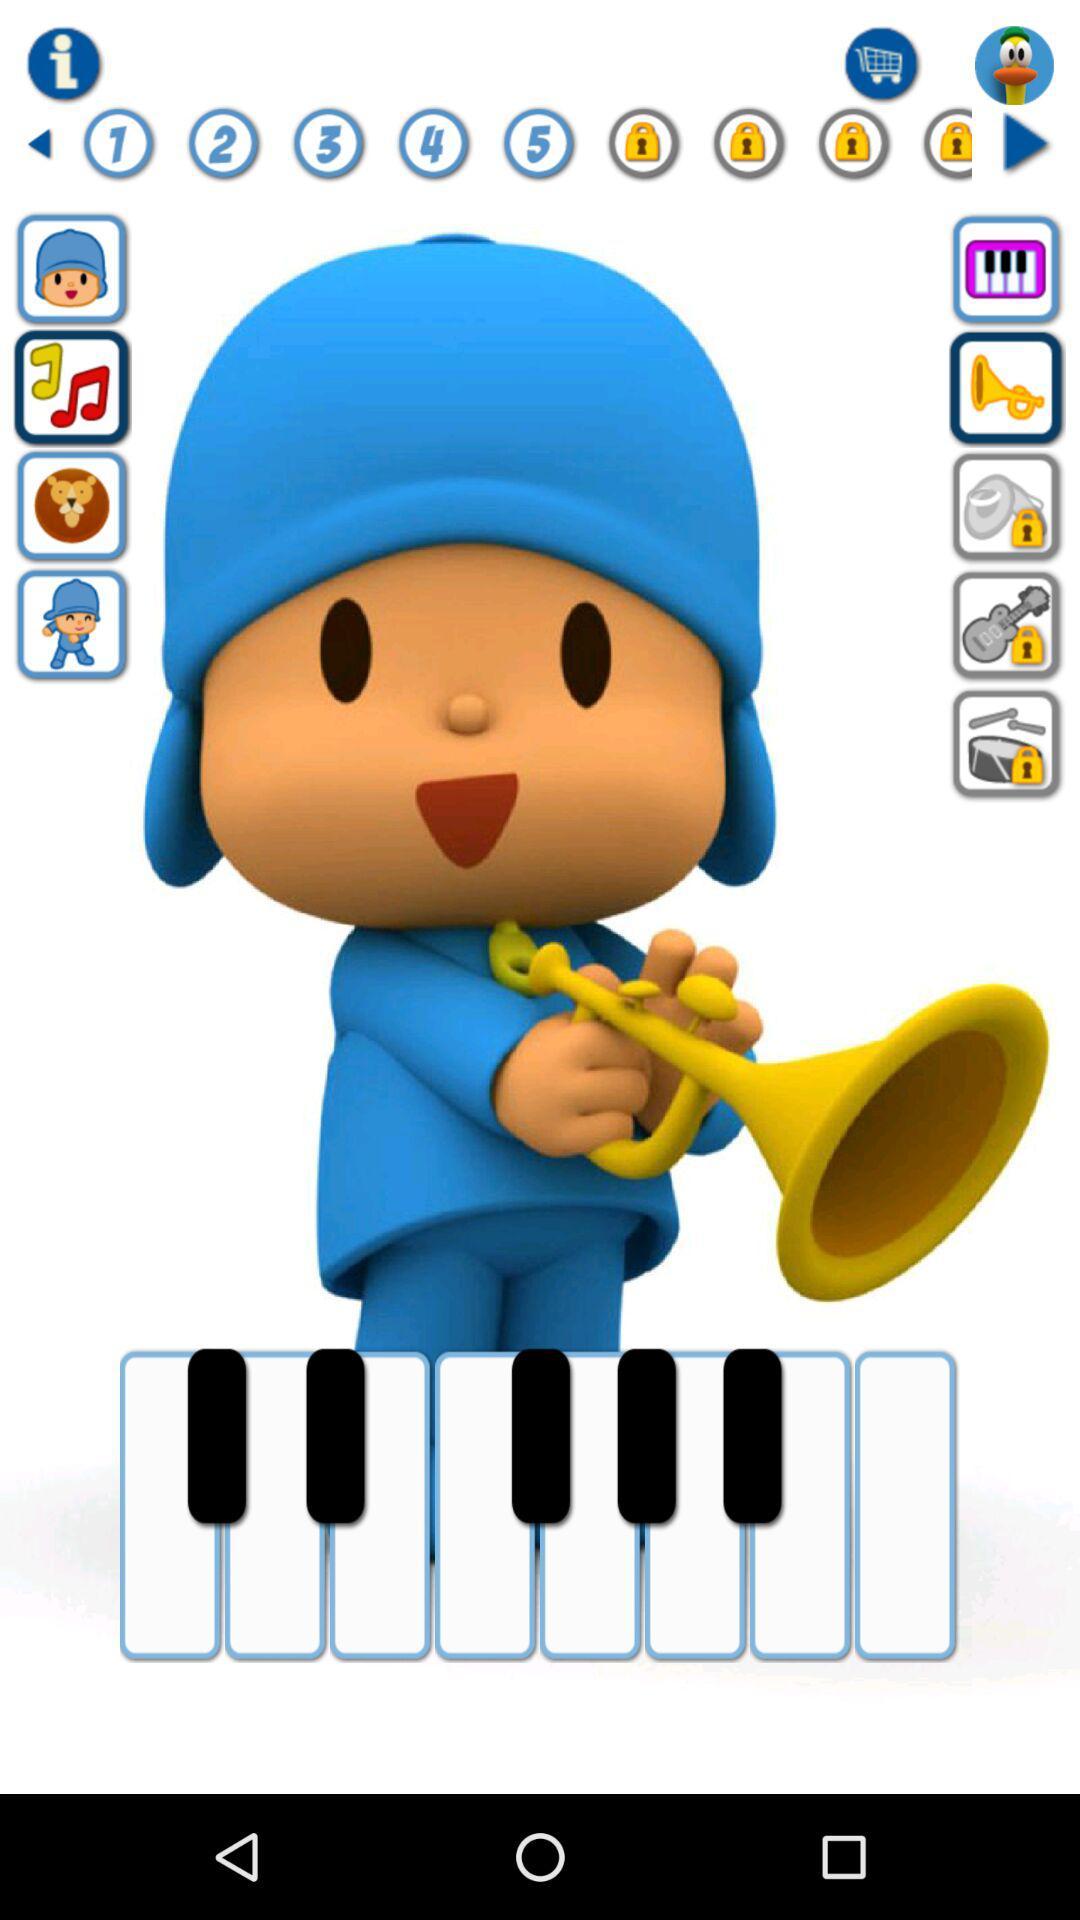  What do you see at coordinates (1007, 414) in the screenshot?
I see `the call icon` at bounding box center [1007, 414].